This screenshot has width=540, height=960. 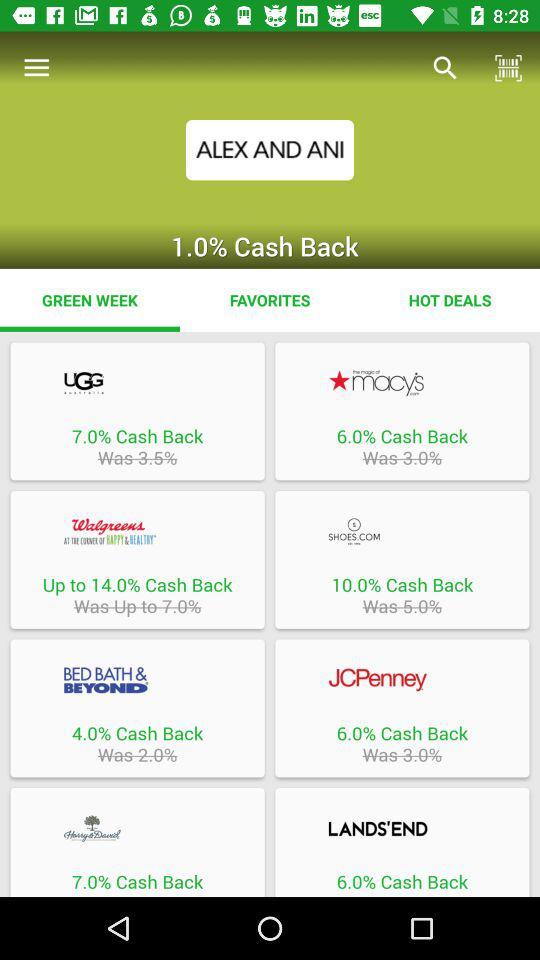 What do you see at coordinates (89, 299) in the screenshot?
I see `the item next to favorites icon` at bounding box center [89, 299].